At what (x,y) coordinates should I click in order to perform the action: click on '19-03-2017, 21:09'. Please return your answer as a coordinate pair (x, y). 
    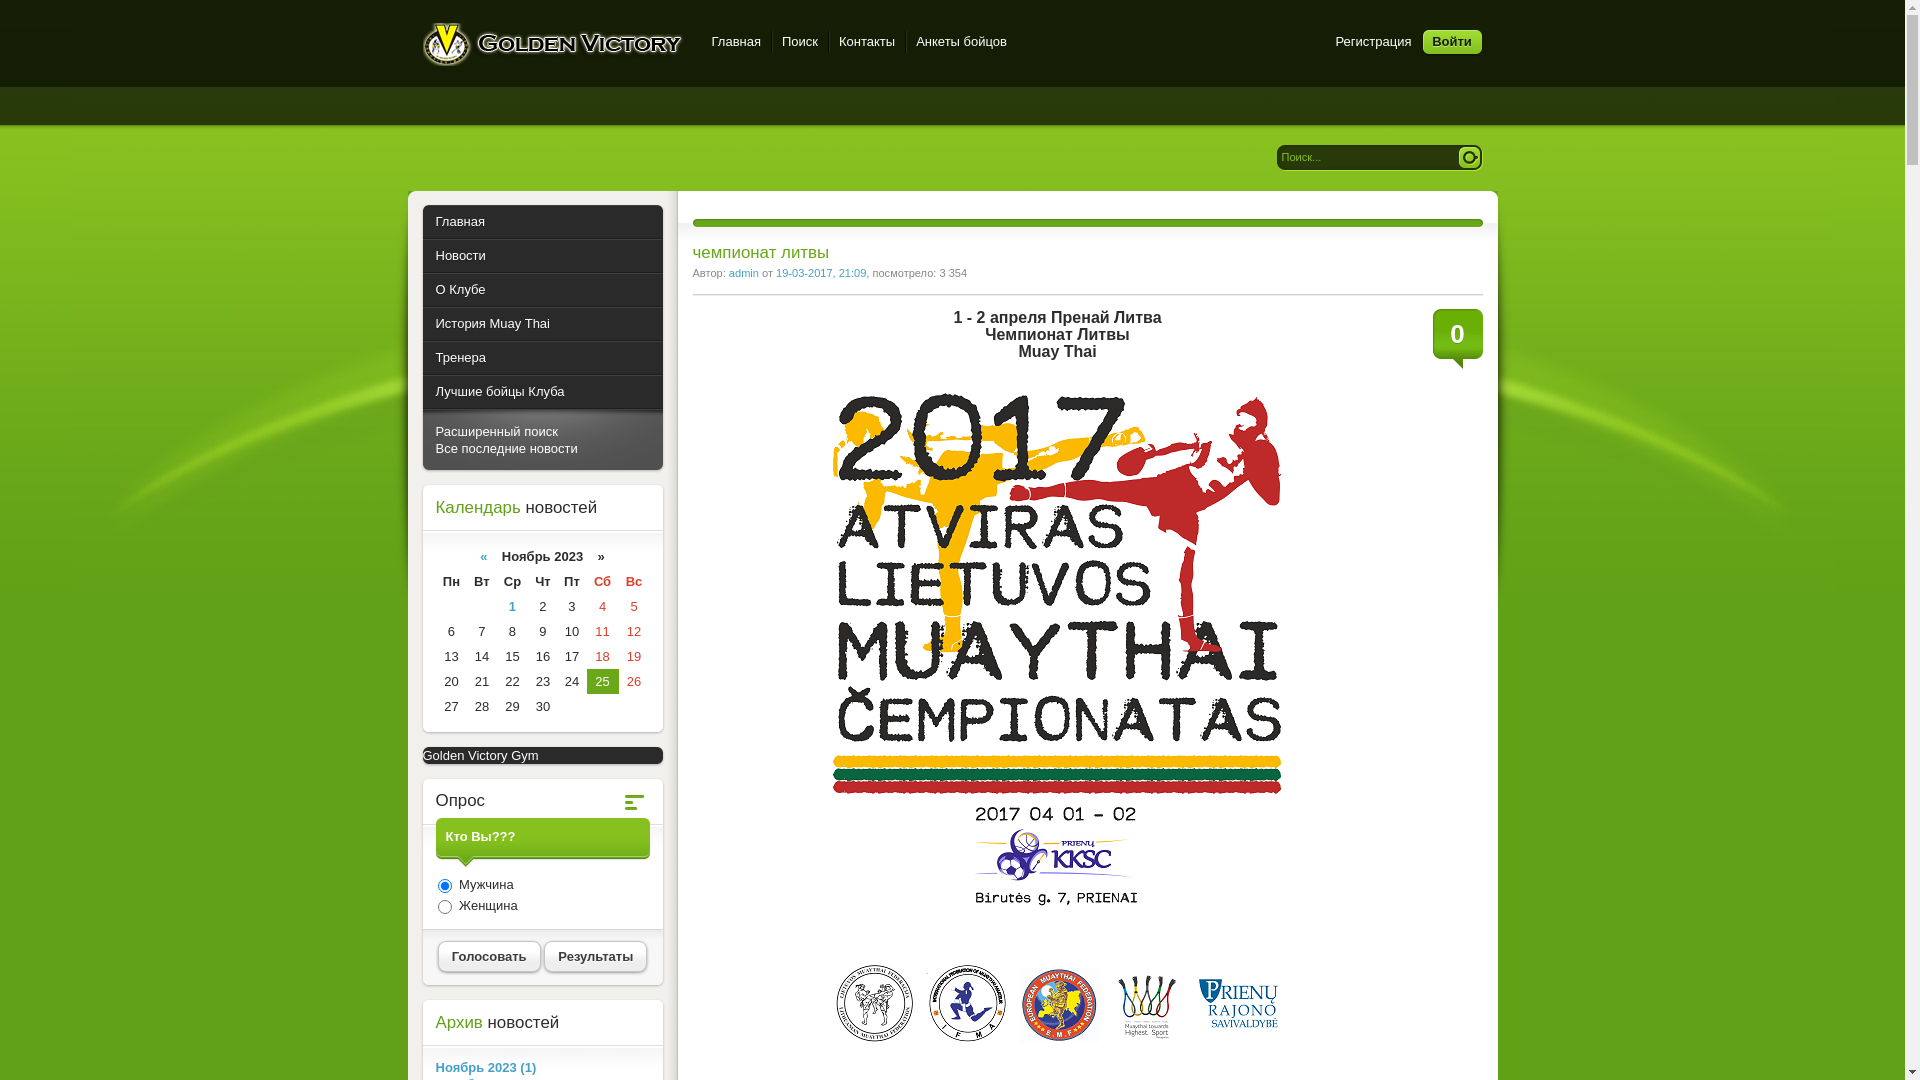
    Looking at the image, I should click on (775, 273).